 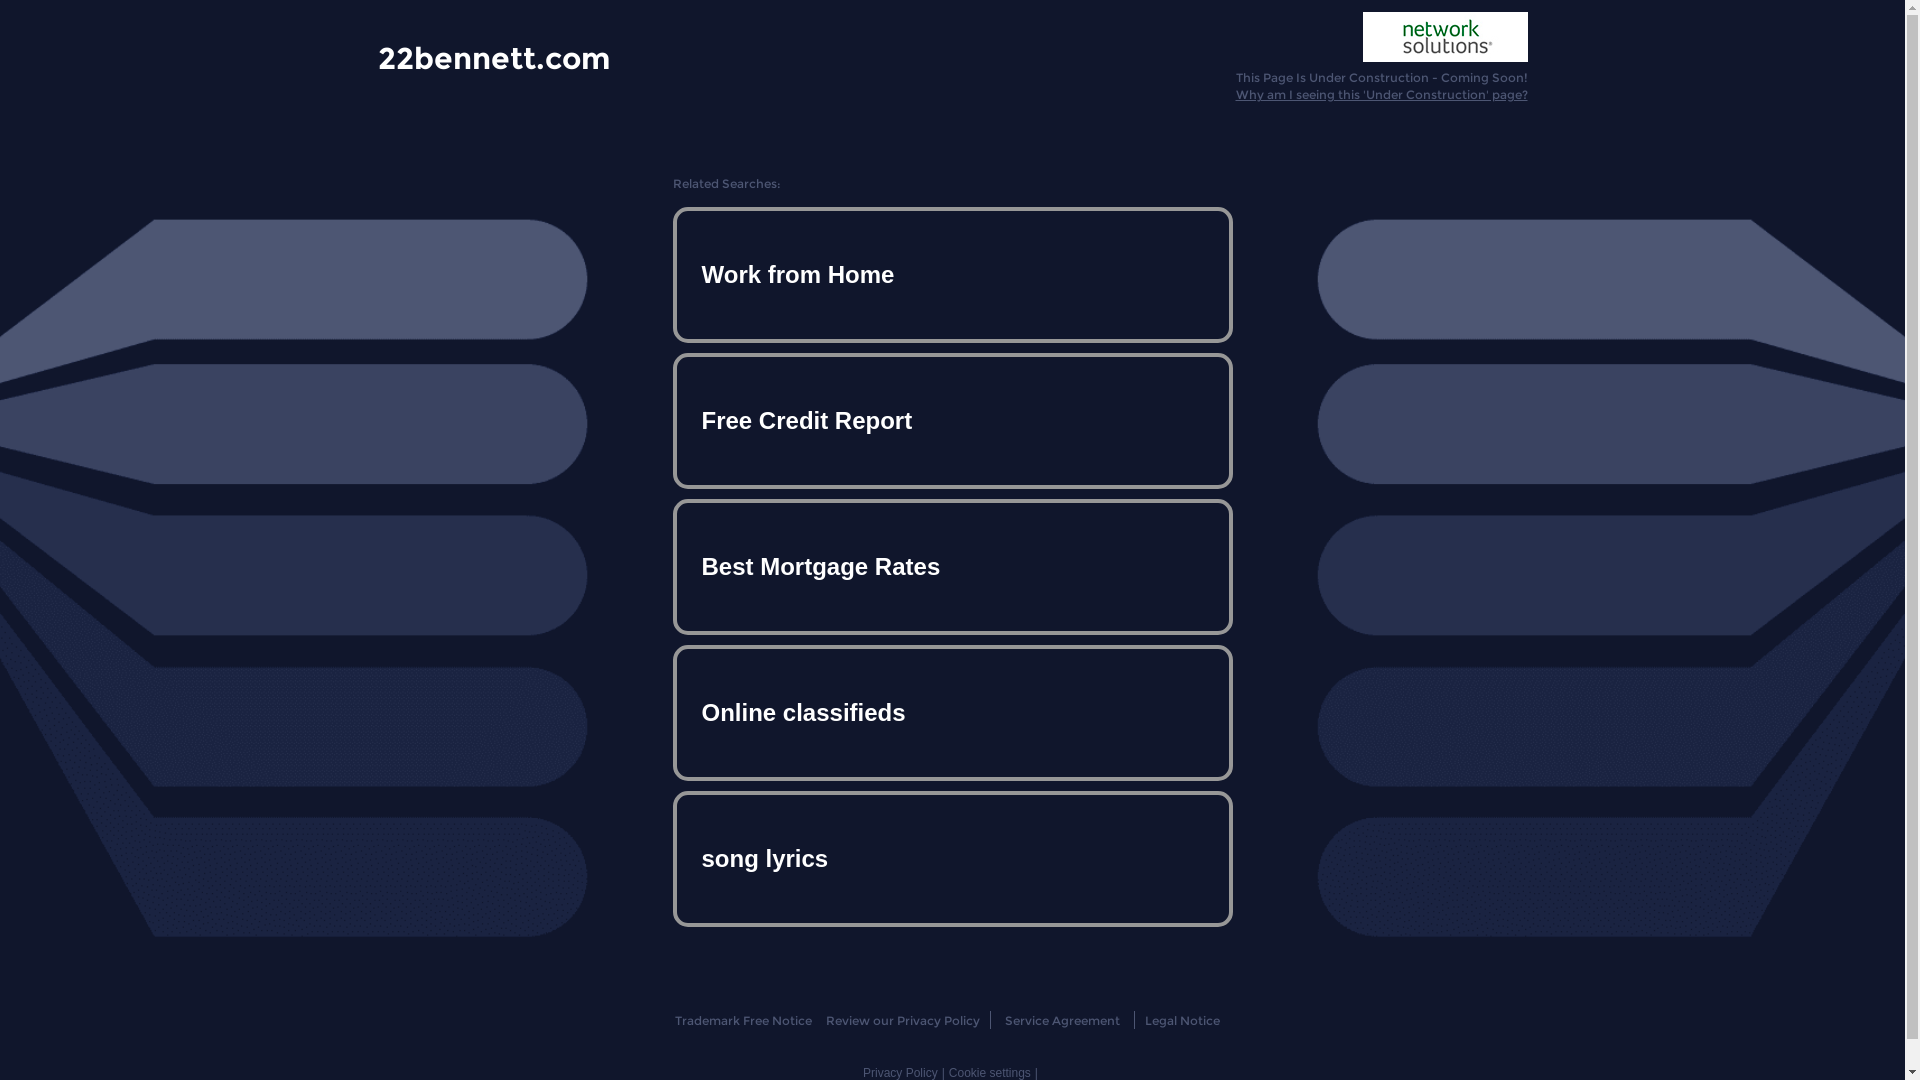 What do you see at coordinates (676, 712) in the screenshot?
I see `'Online classifieds'` at bounding box center [676, 712].